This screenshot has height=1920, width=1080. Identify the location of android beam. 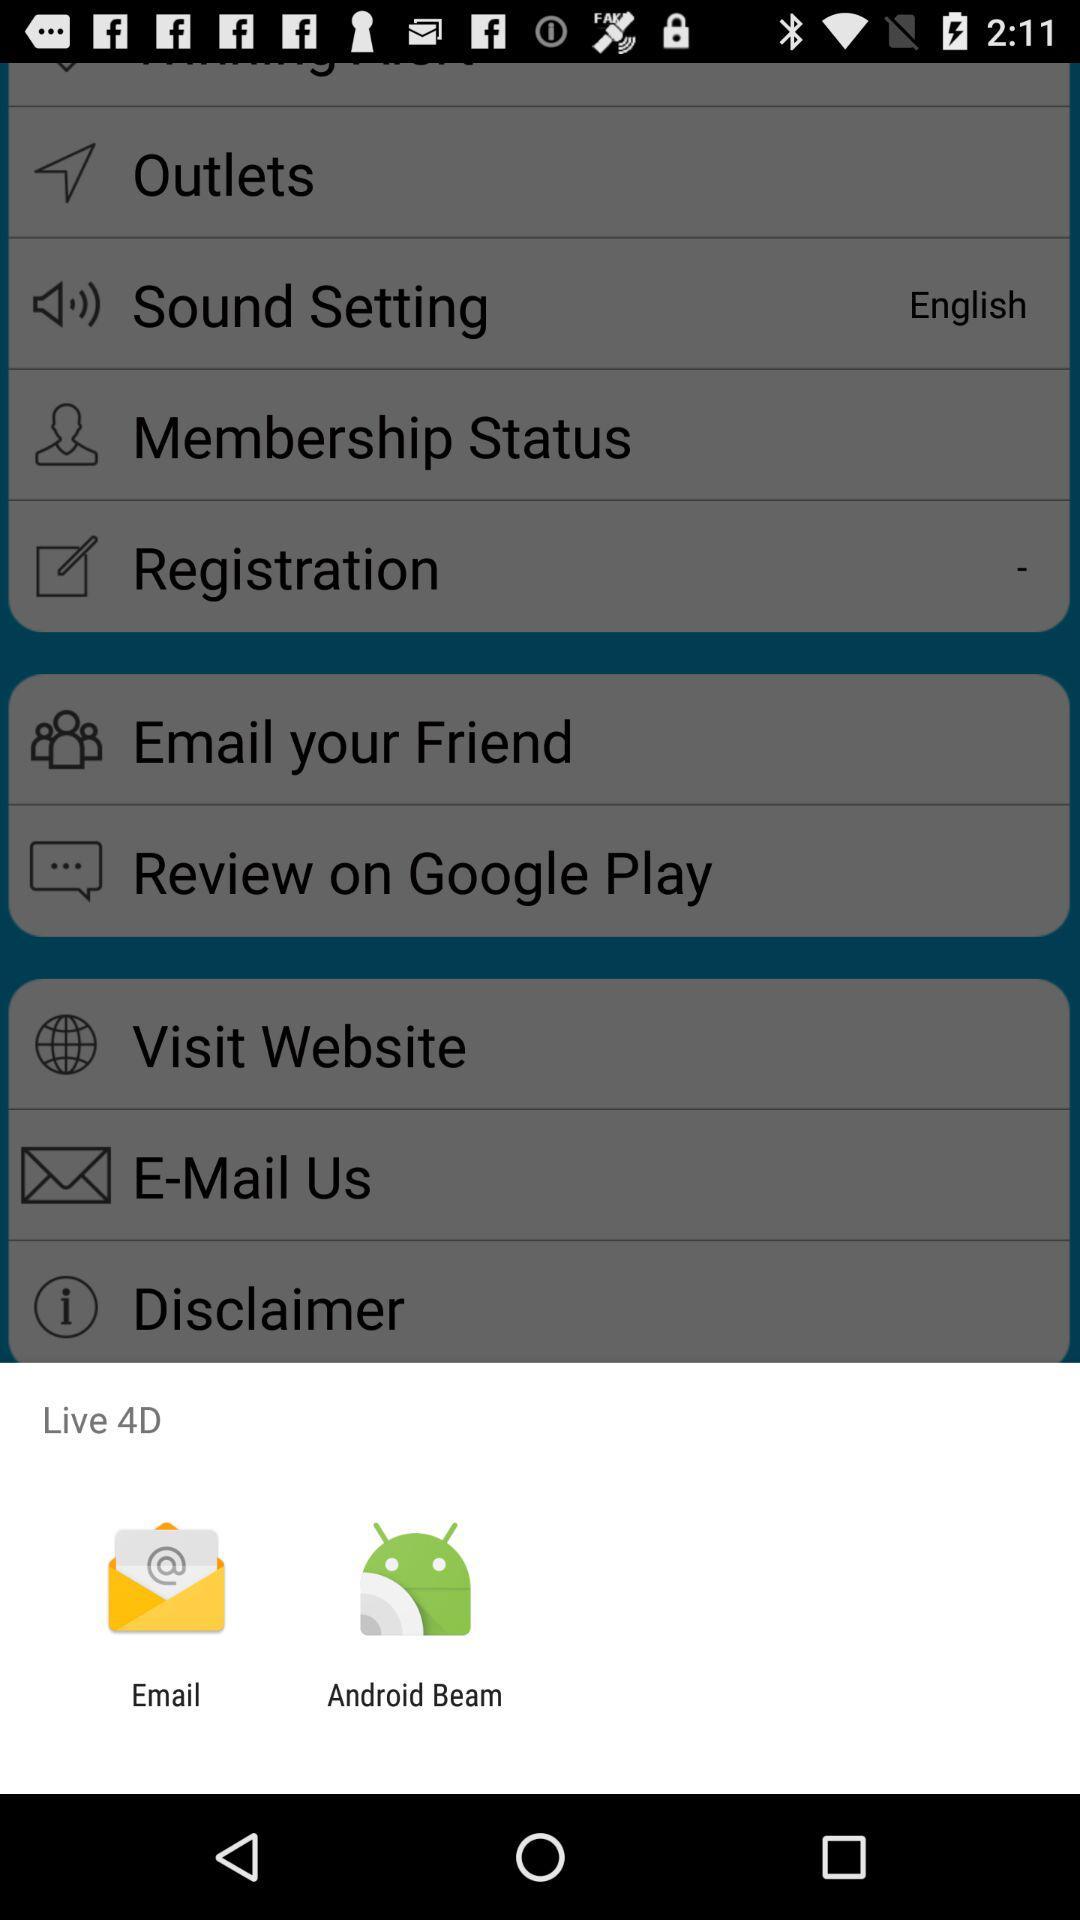
(414, 1711).